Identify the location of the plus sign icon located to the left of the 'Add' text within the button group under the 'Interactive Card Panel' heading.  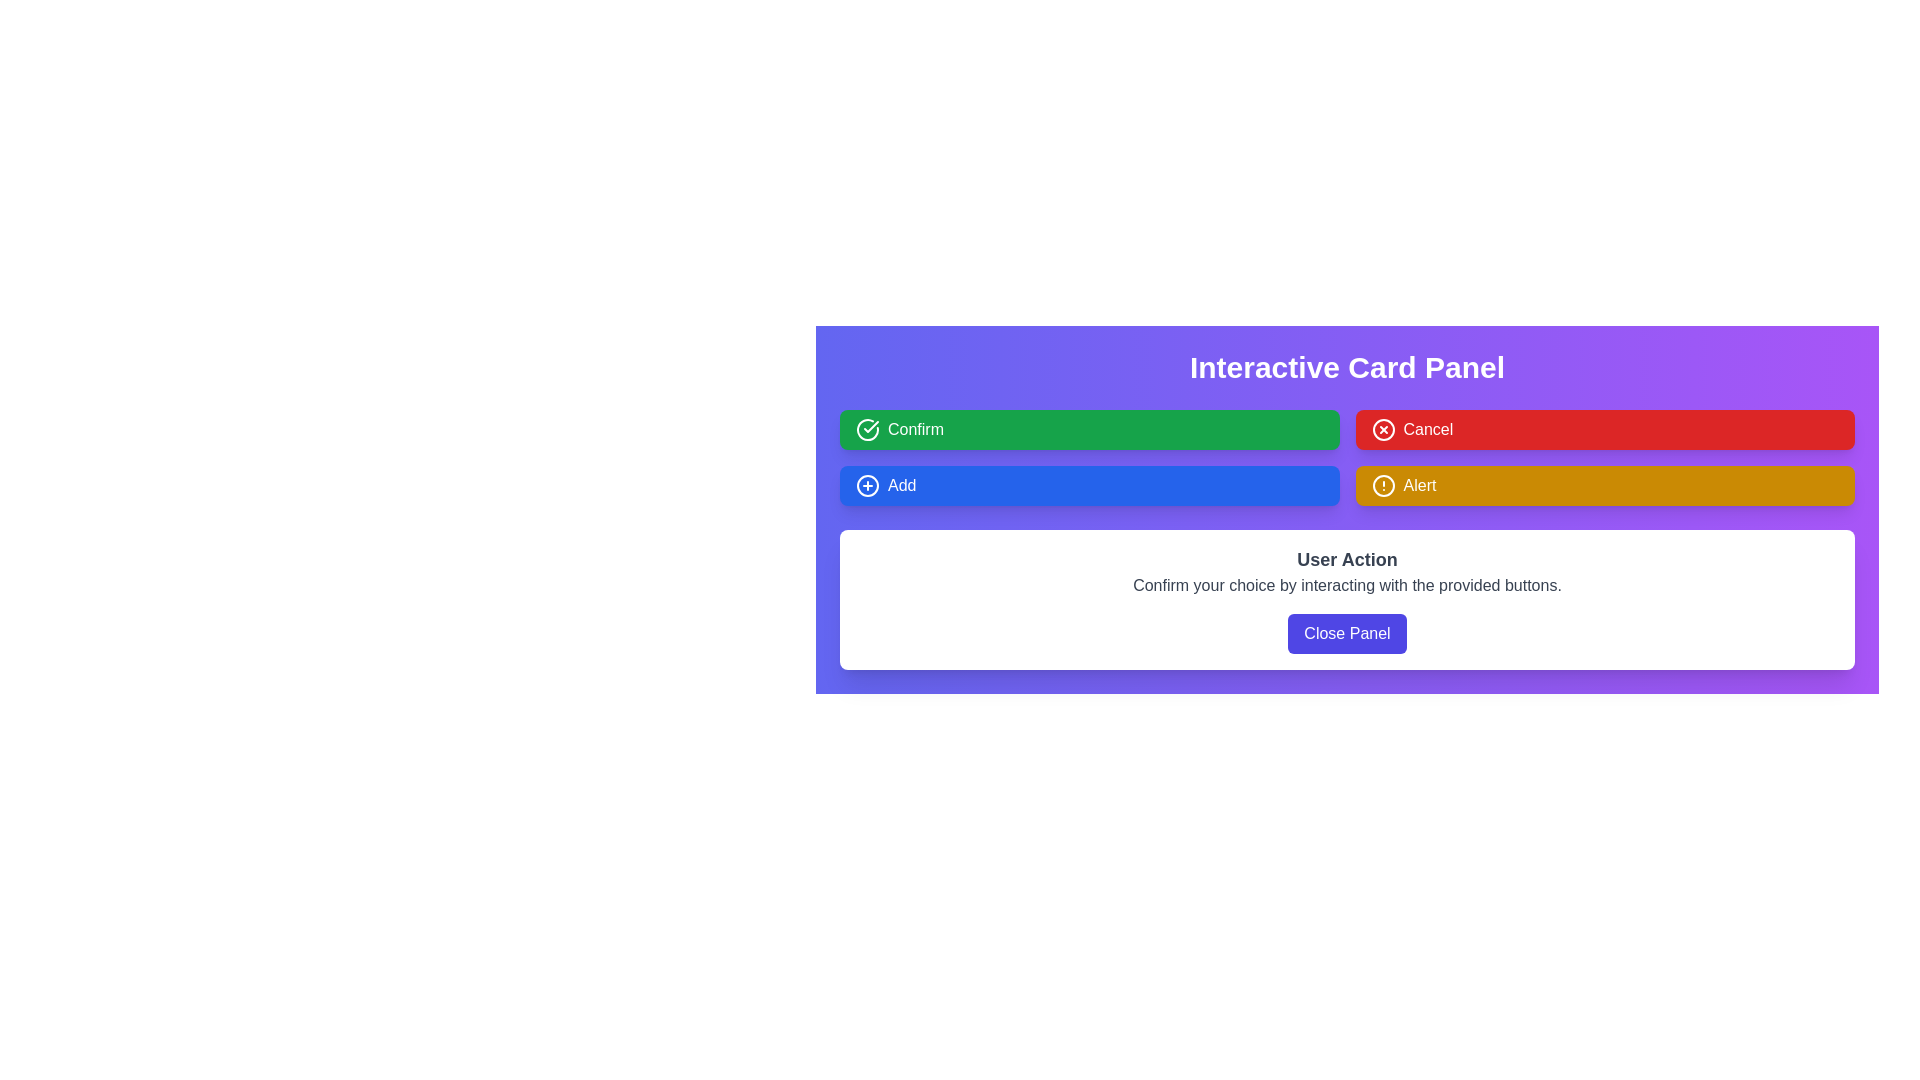
(868, 486).